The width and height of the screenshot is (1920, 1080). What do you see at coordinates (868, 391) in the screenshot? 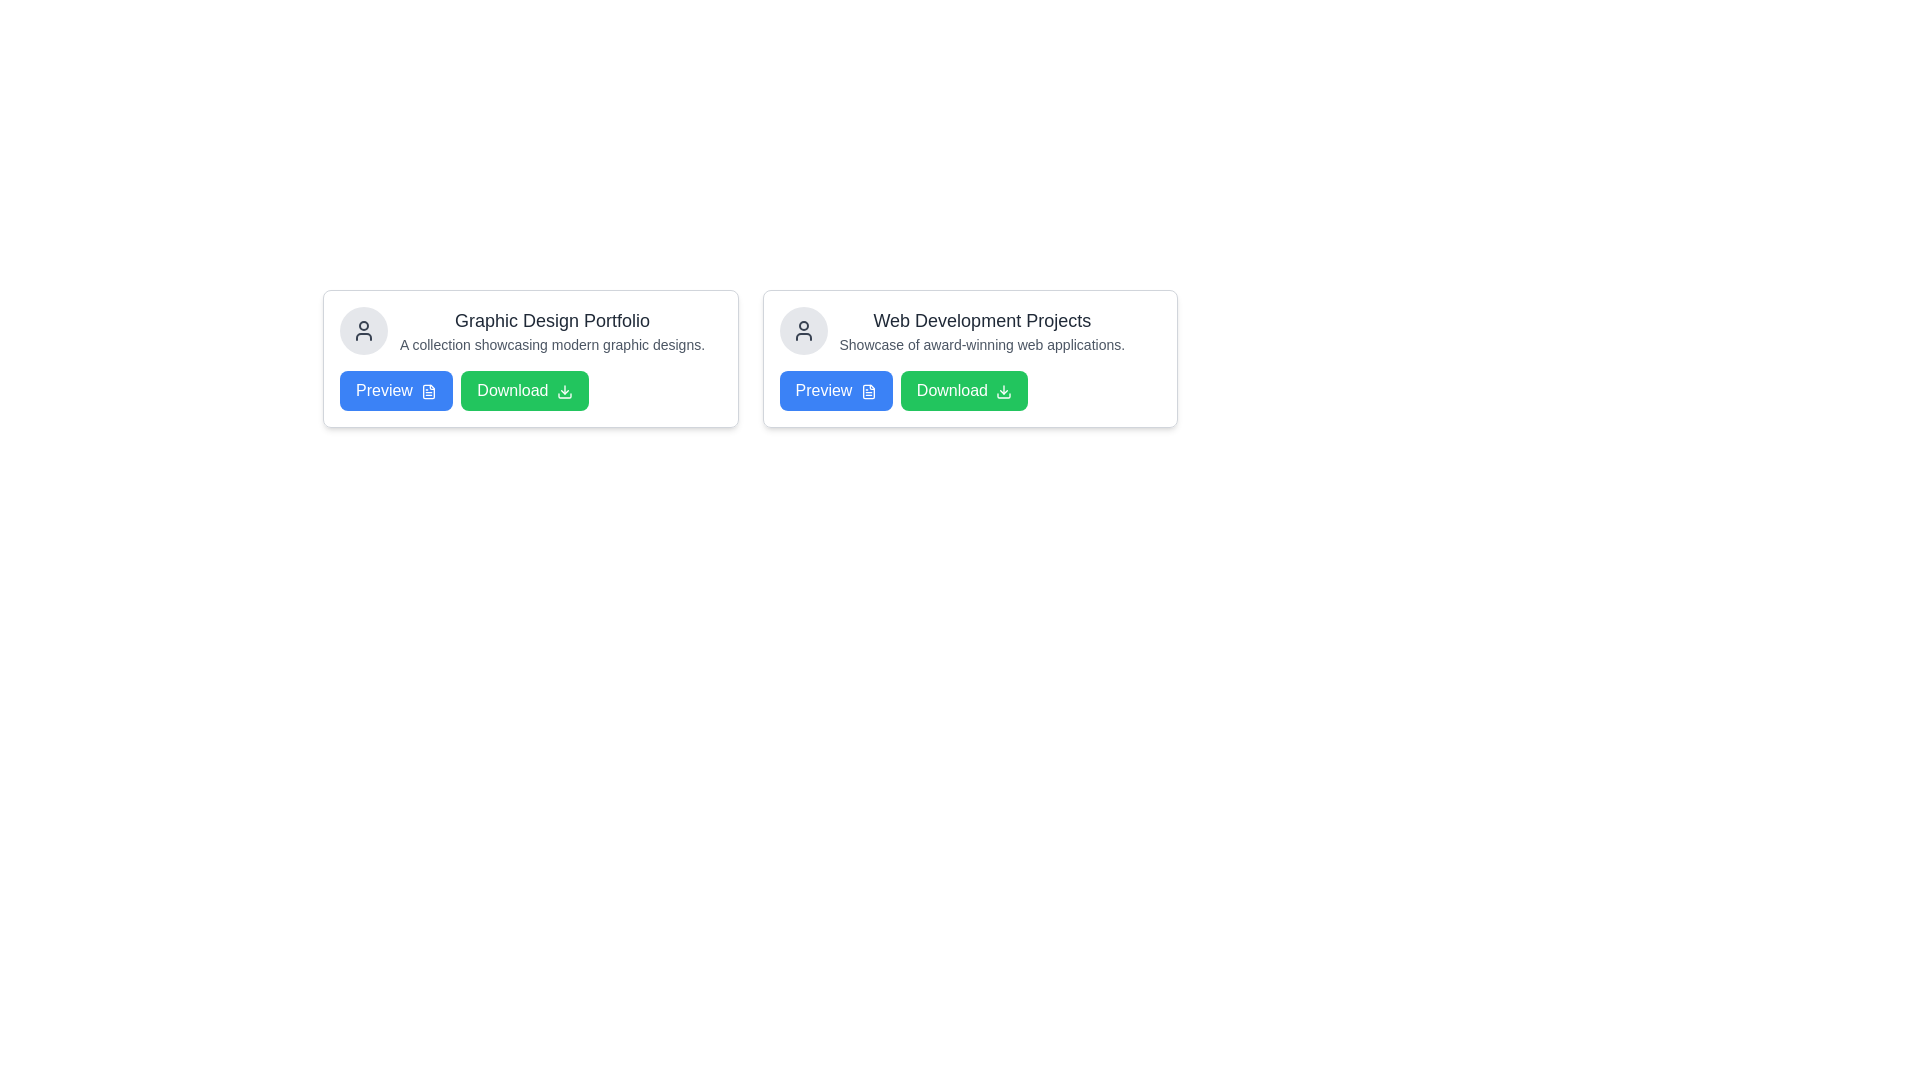
I see `the icon associated with the 'Preview' button in the second card titled 'Web Development Projects' to interact with textual documents` at bounding box center [868, 391].